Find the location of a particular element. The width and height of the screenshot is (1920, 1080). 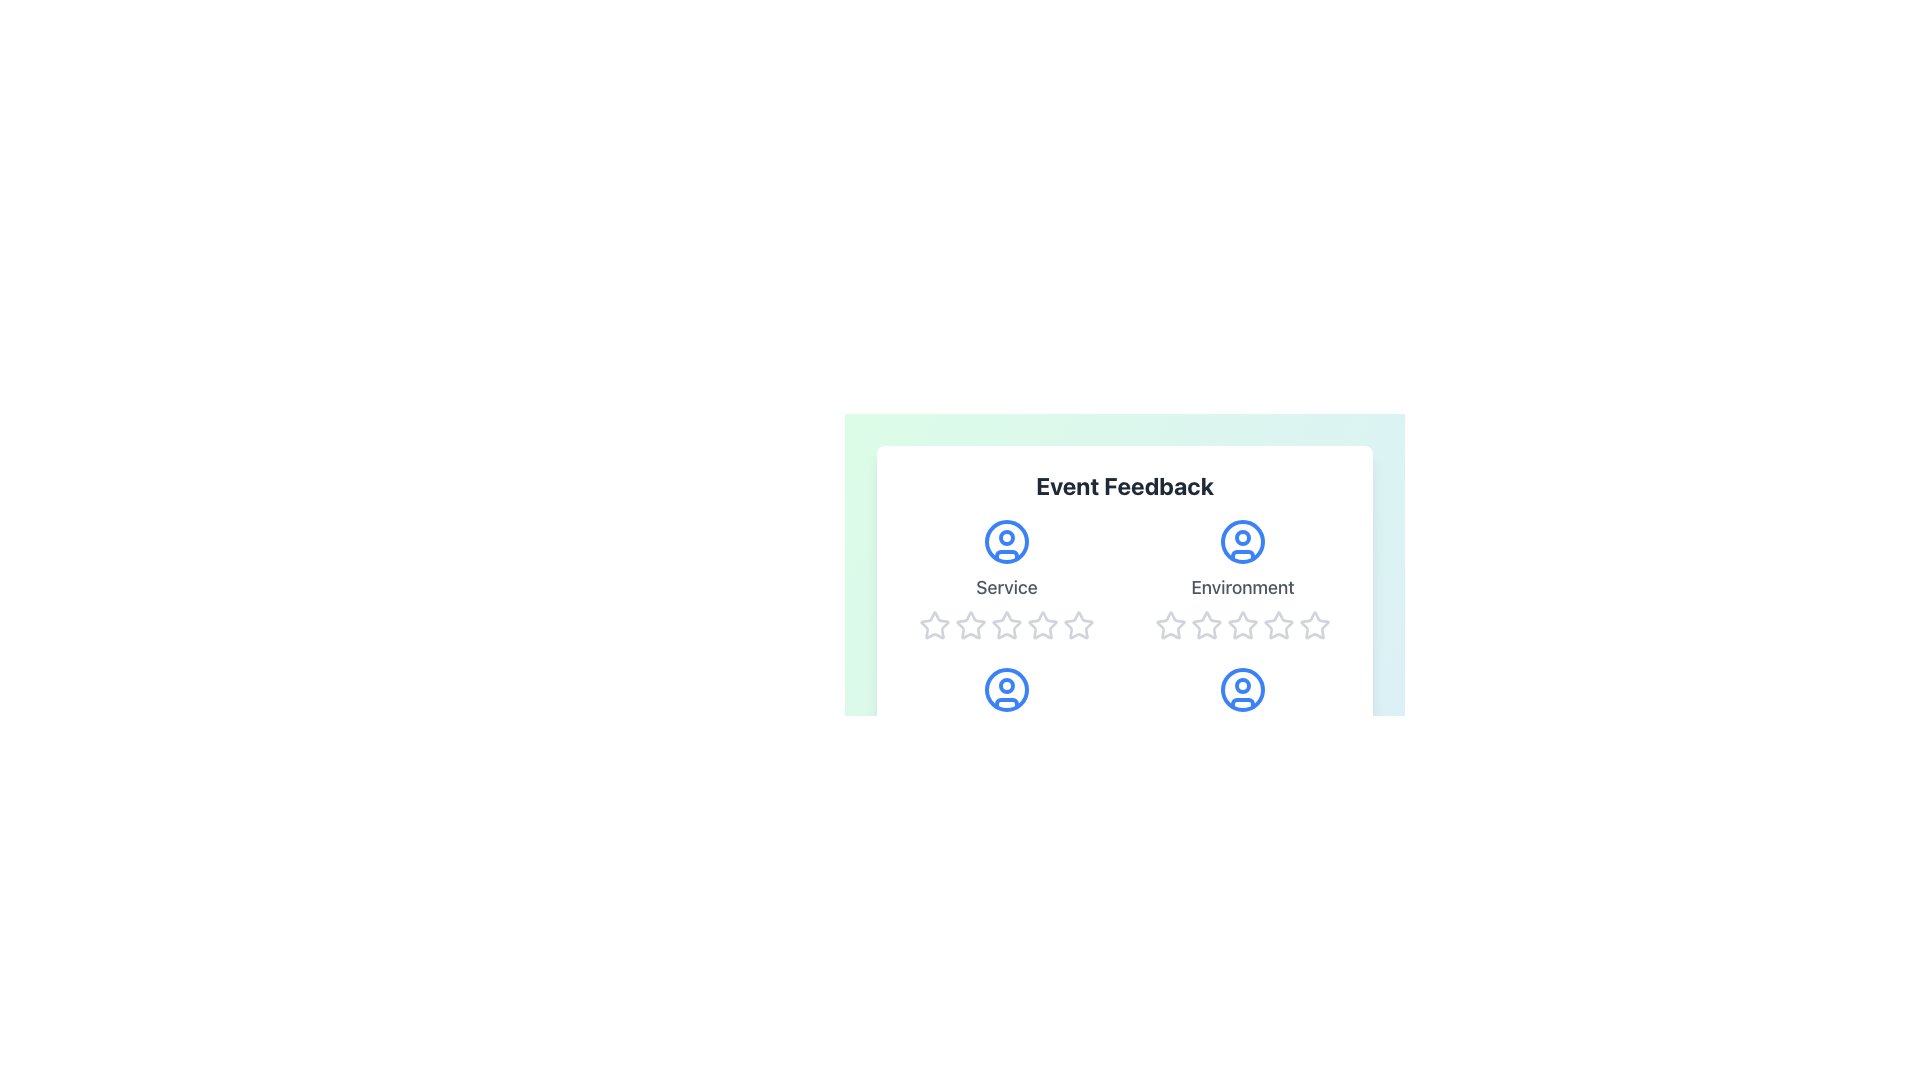

the Feedback Rating Component located at the upper right of its section is located at coordinates (1242, 579).